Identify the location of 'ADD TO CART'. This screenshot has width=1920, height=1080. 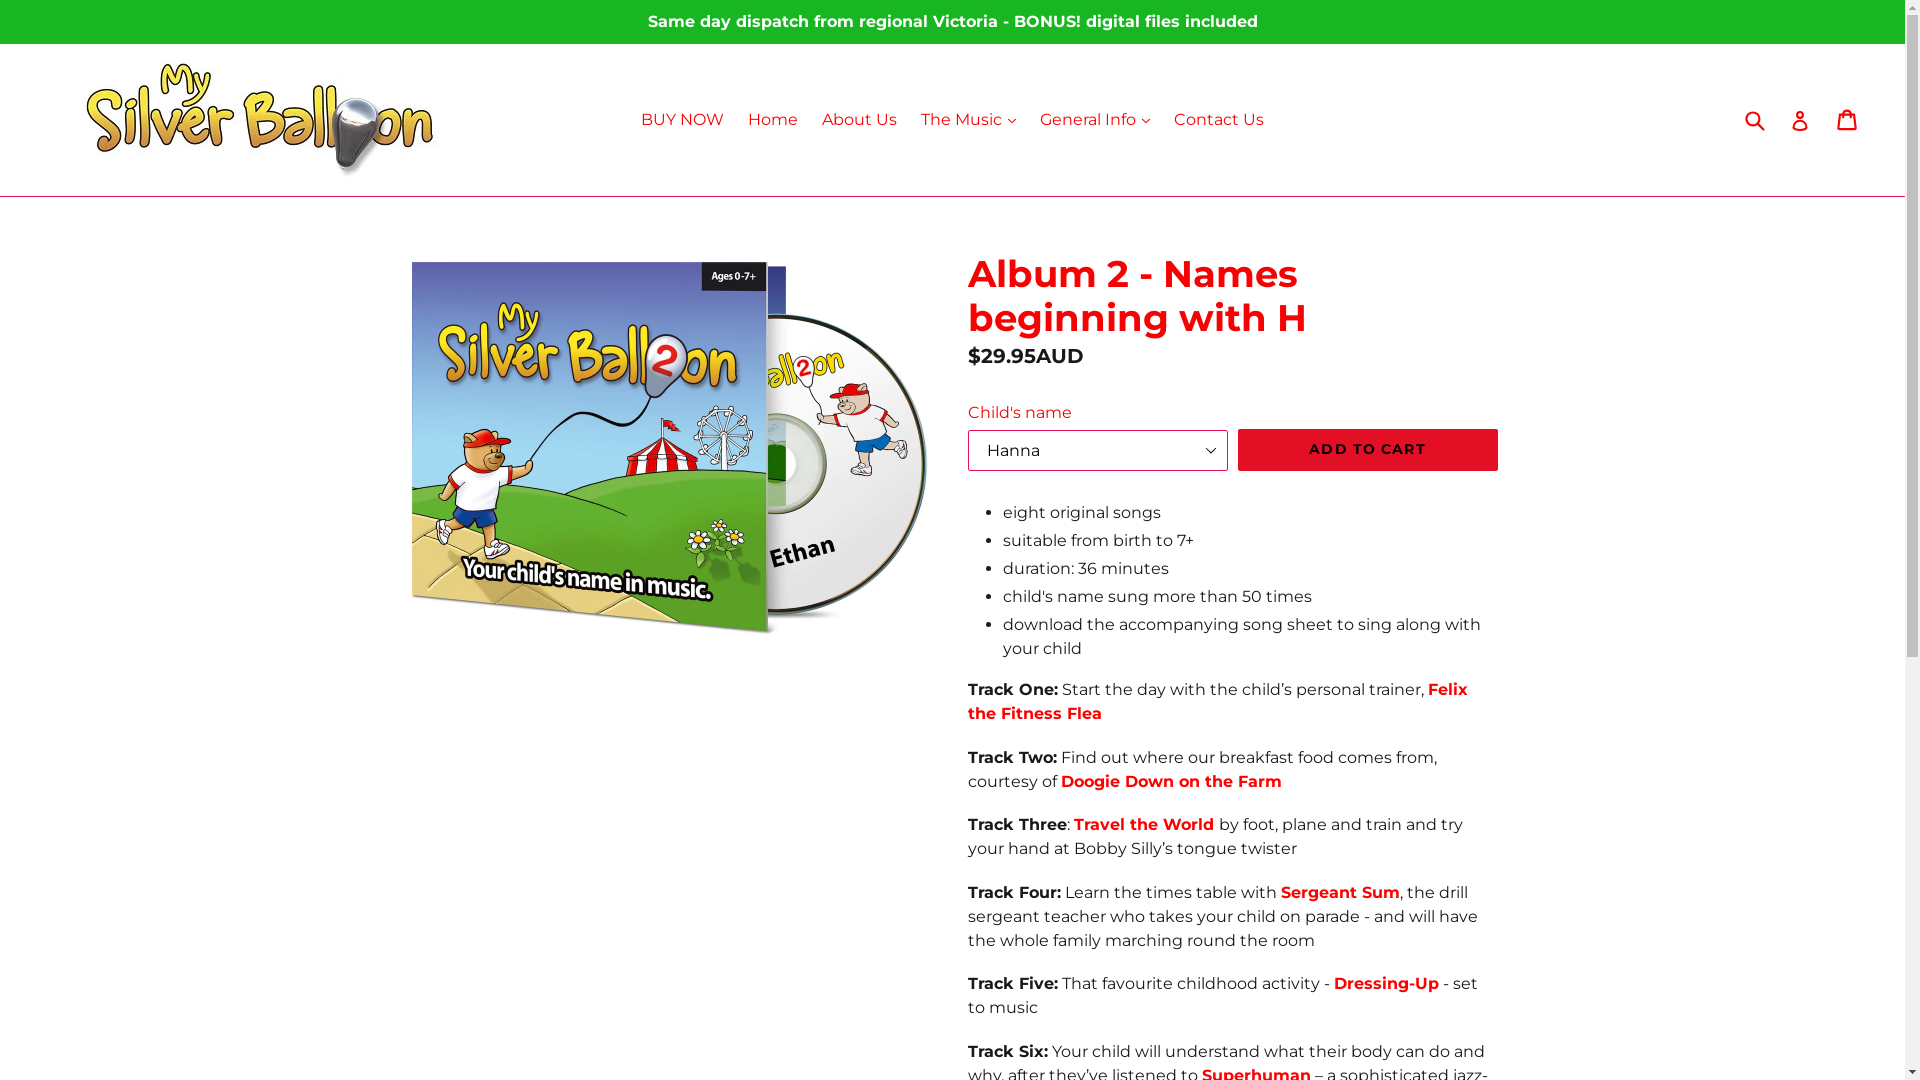
(1367, 450).